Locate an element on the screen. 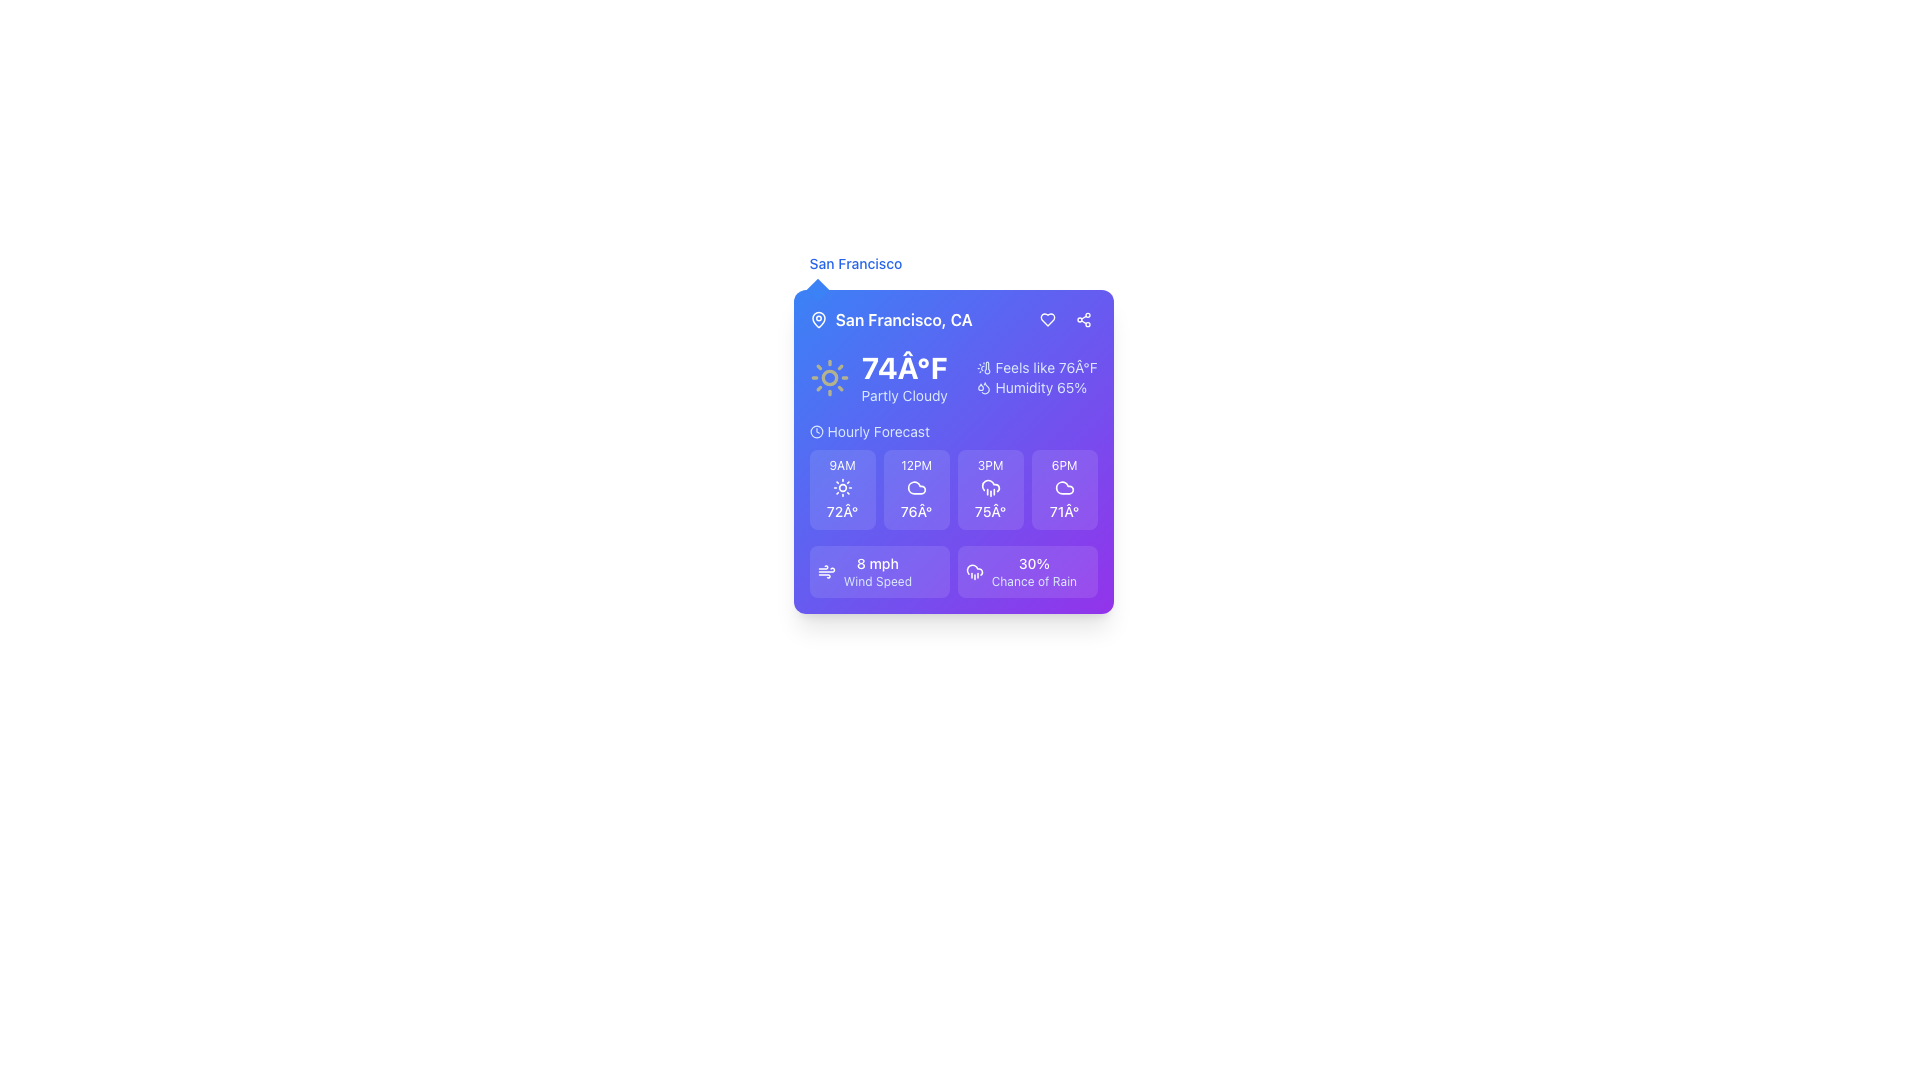 The width and height of the screenshot is (1920, 1080). the stylized cloud vector graphic icon located in the top-left section of the weather forecast card is located at coordinates (915, 488).